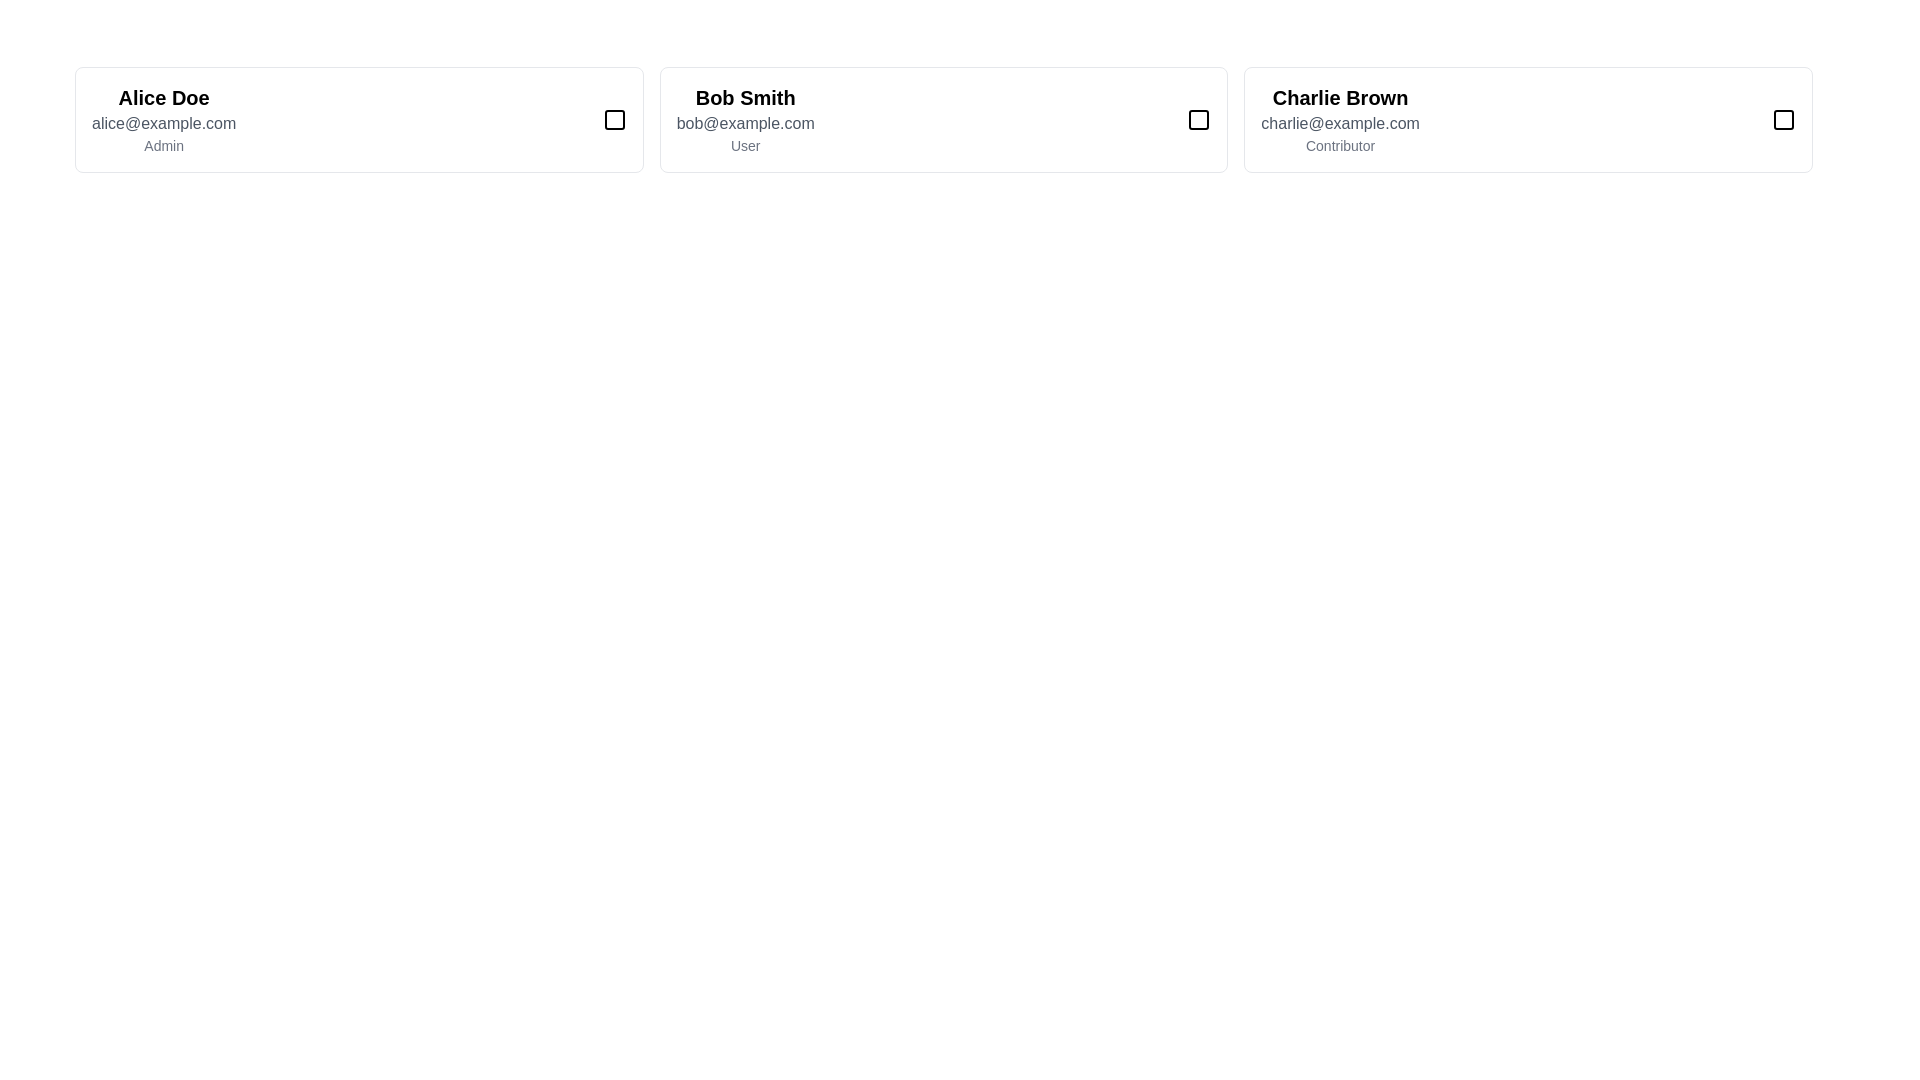 This screenshot has height=1080, width=1920. What do you see at coordinates (1340, 123) in the screenshot?
I see `the email address text displayed within the card for the individual named 'Charlie Brown', which is positioned between the name and the 'Contributor' label` at bounding box center [1340, 123].